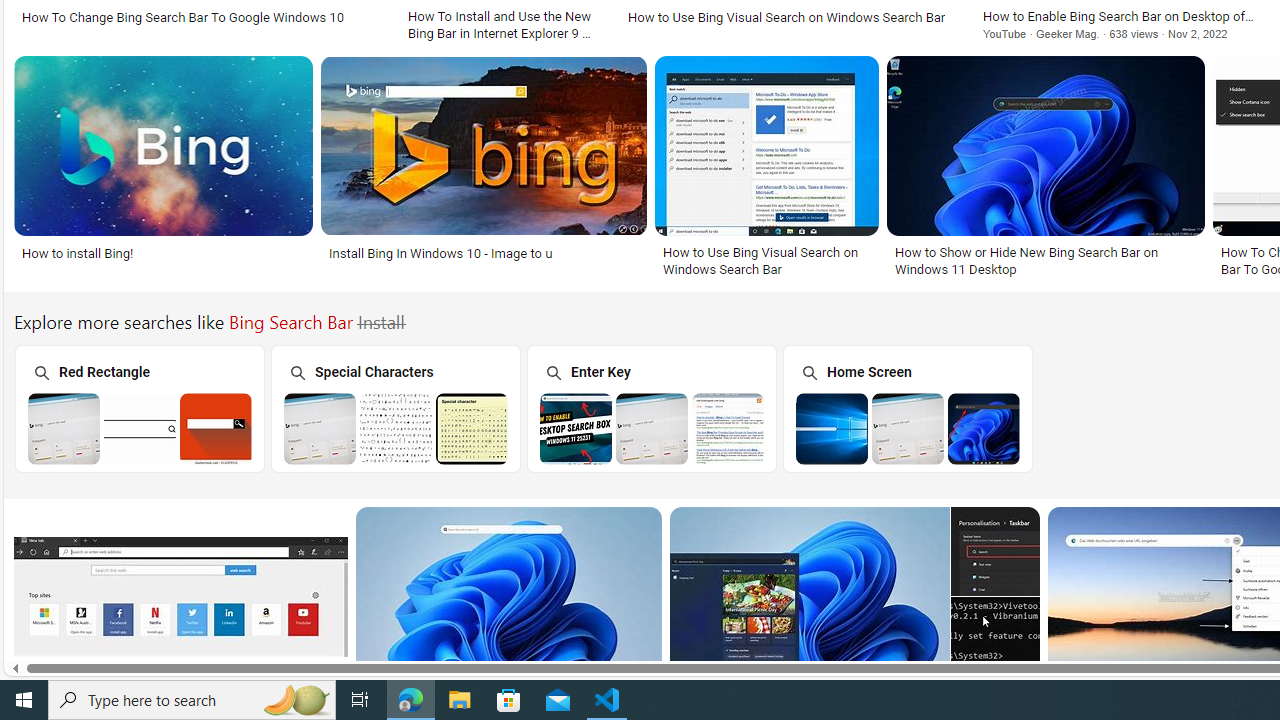 The width and height of the screenshot is (1280, 720). I want to click on 'Red Rectangle', so click(137, 407).